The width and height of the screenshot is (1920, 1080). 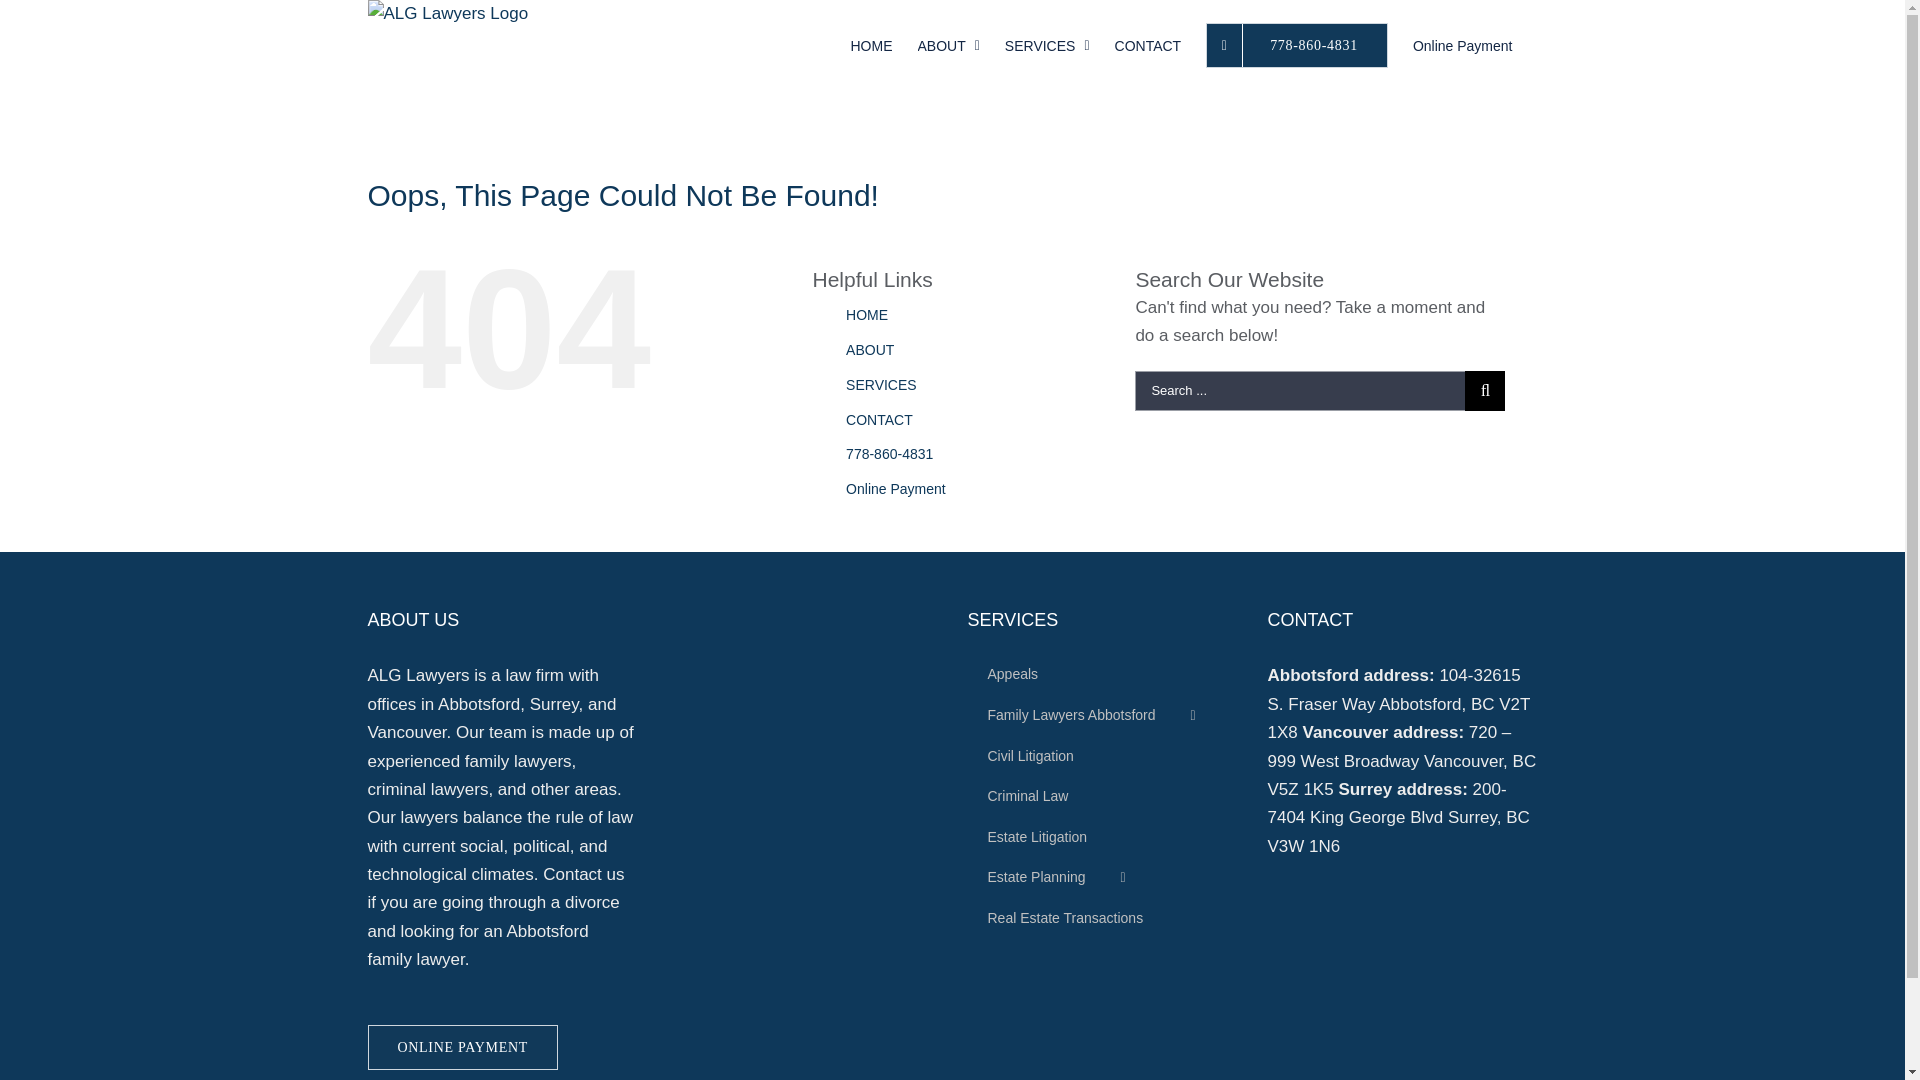 What do you see at coordinates (1101, 877) in the screenshot?
I see `'Estate Planning'` at bounding box center [1101, 877].